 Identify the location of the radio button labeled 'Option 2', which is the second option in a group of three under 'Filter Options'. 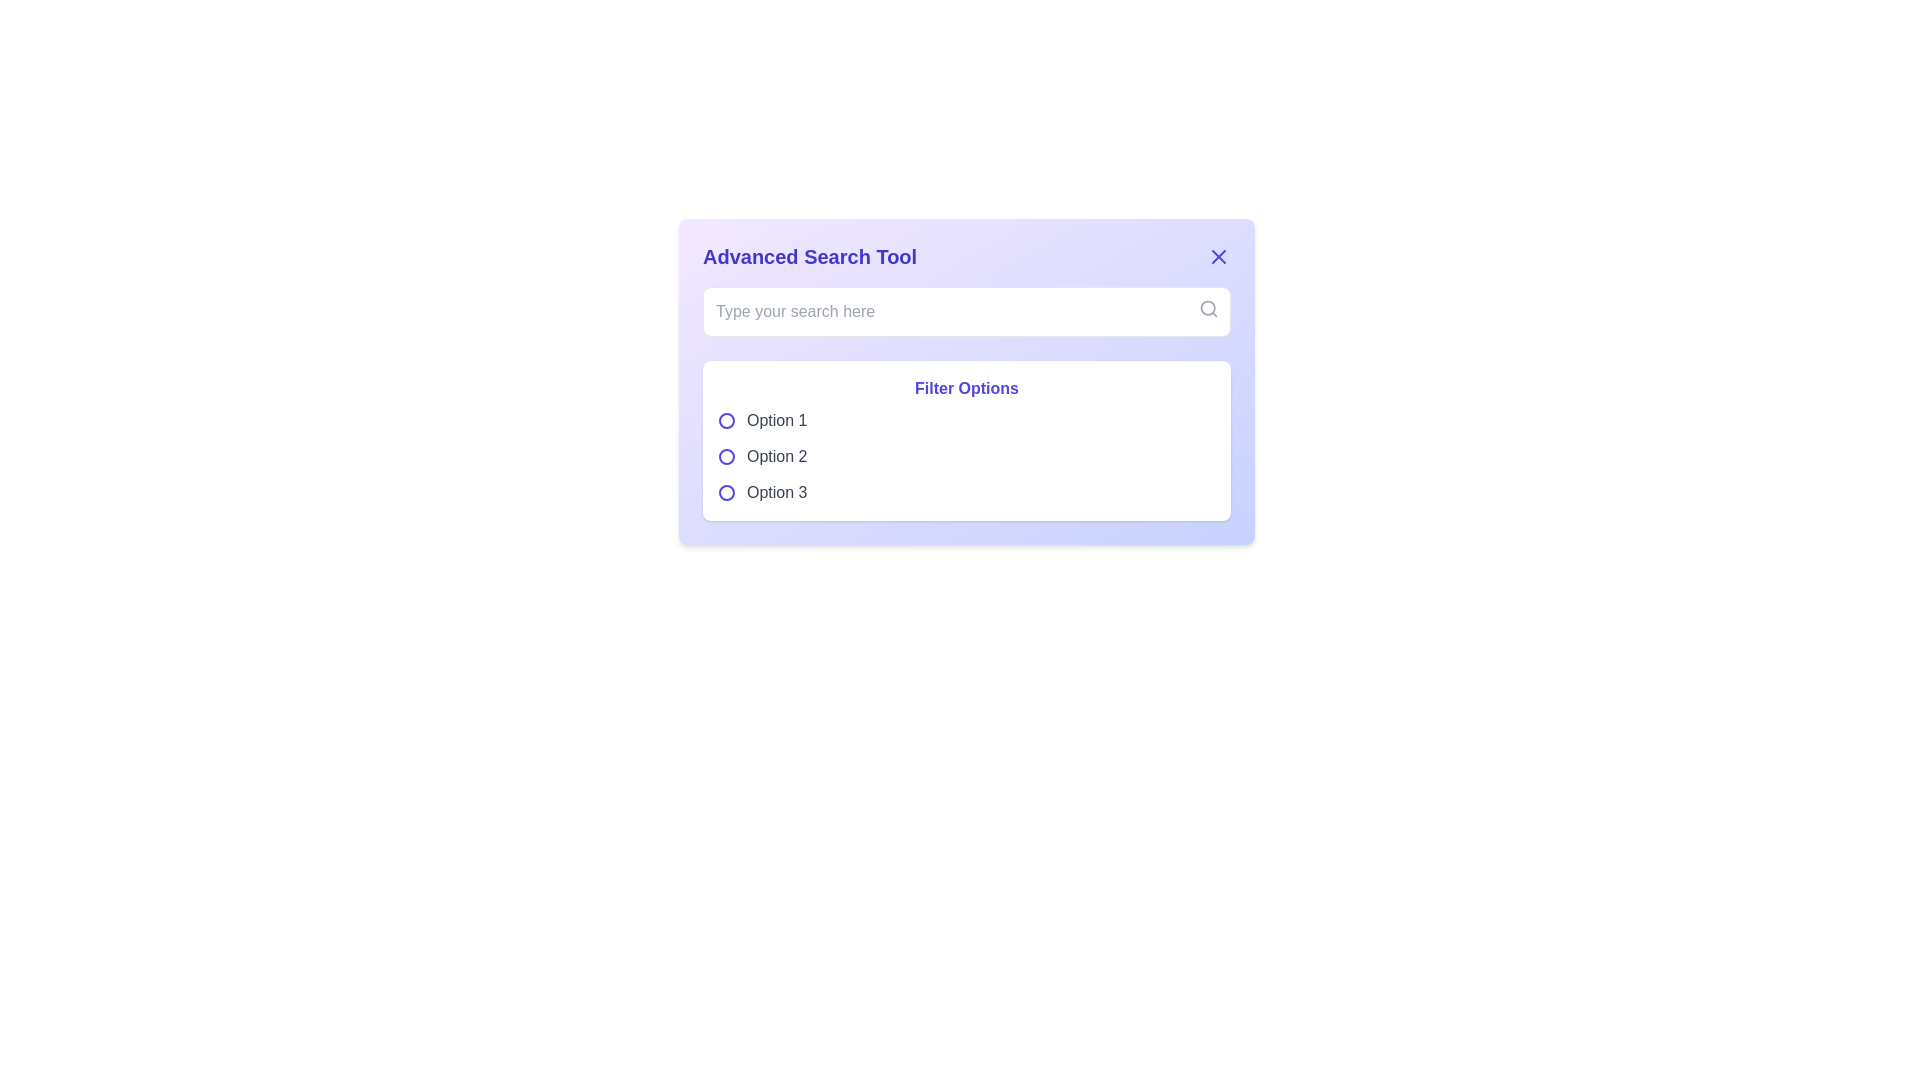
(966, 456).